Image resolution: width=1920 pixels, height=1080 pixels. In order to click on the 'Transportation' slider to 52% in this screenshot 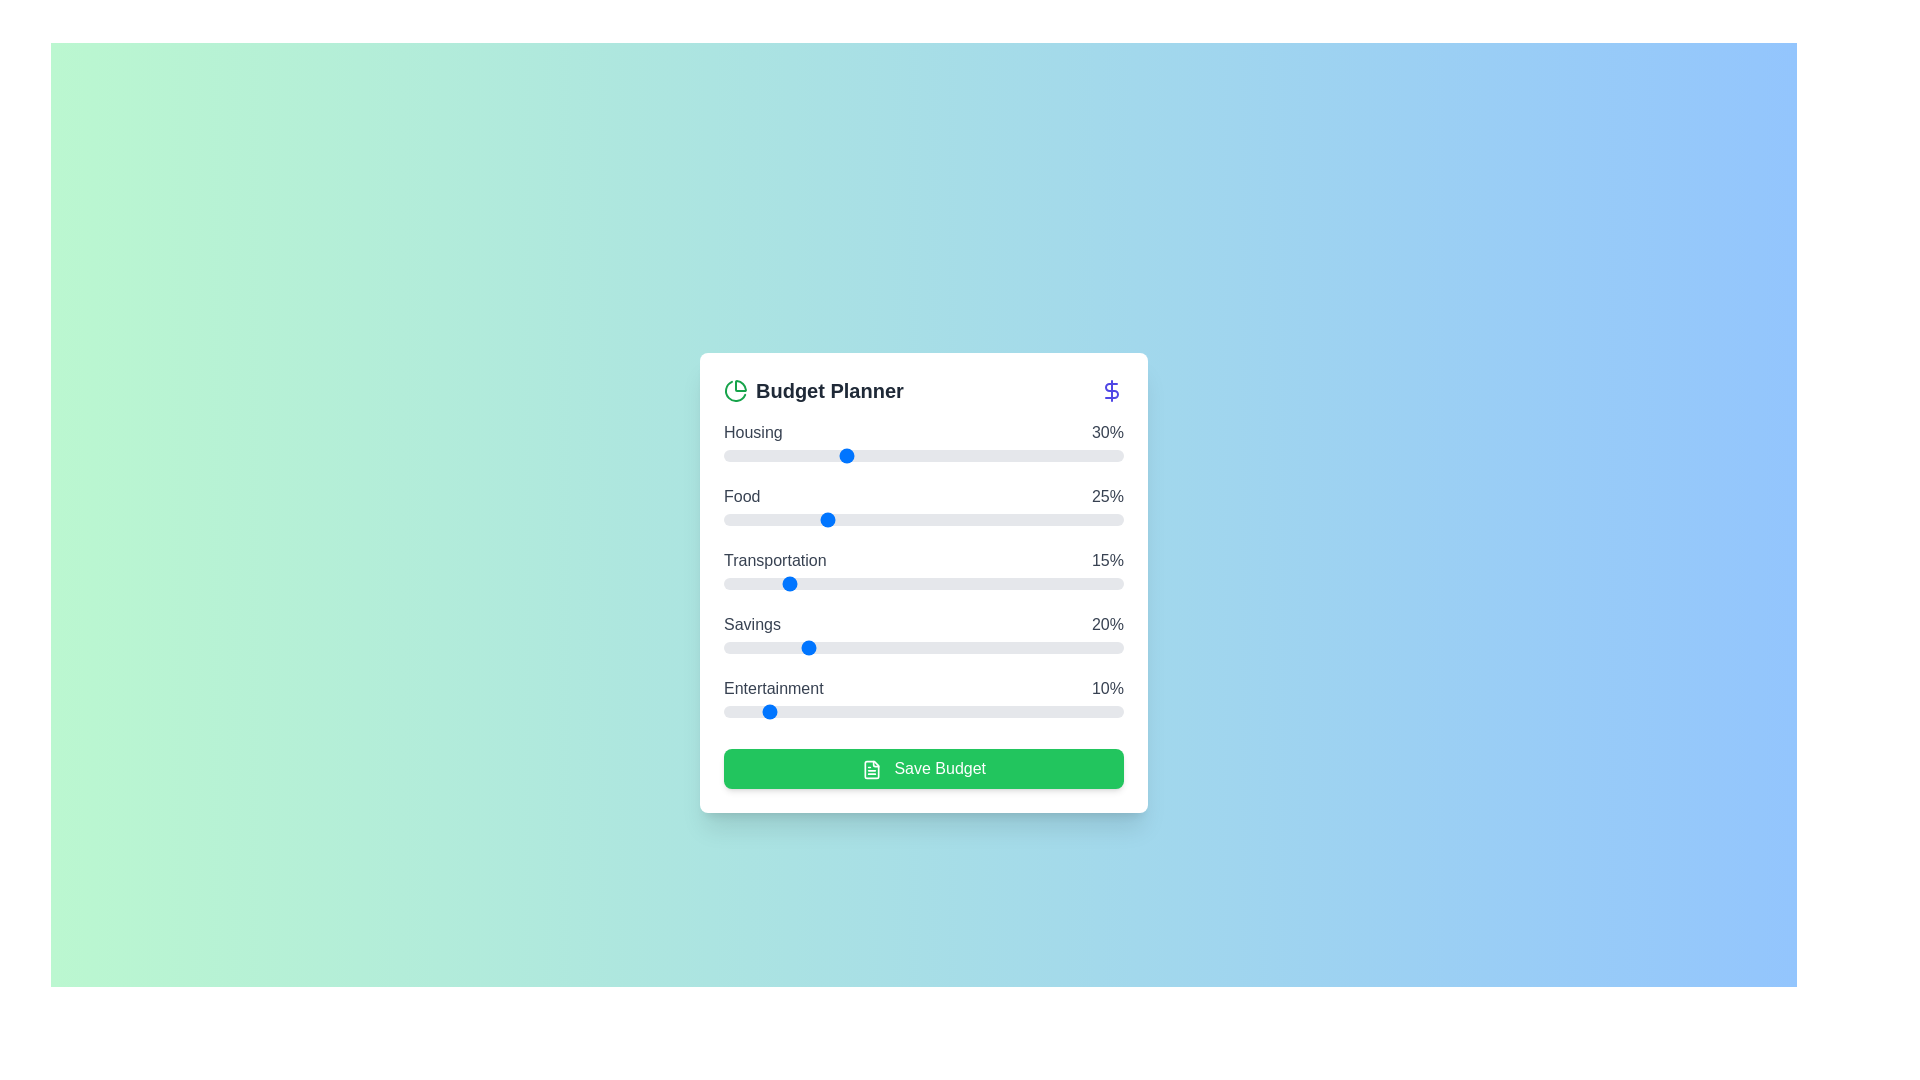, I will do `click(930, 583)`.